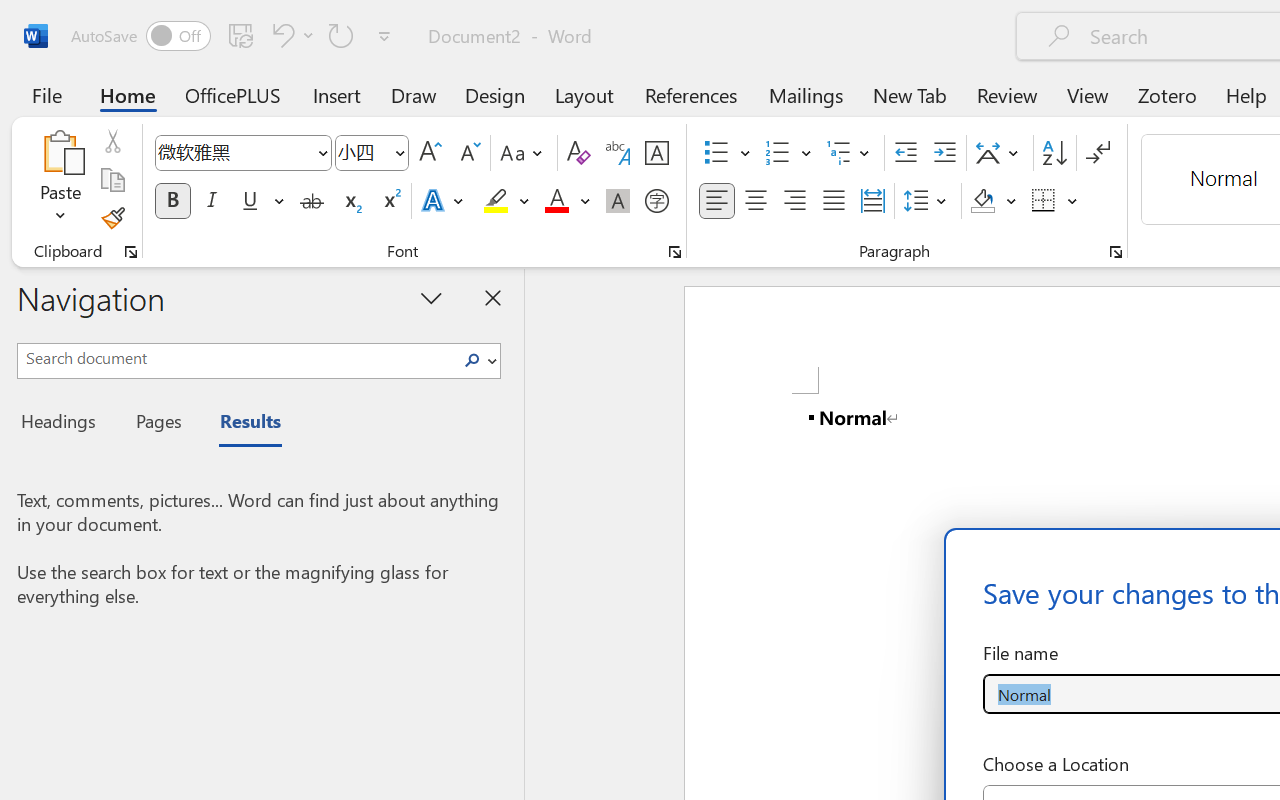 The width and height of the screenshot is (1280, 800). I want to click on 'Undo <ApplyStyleToDoc>b__0', so click(279, 34).